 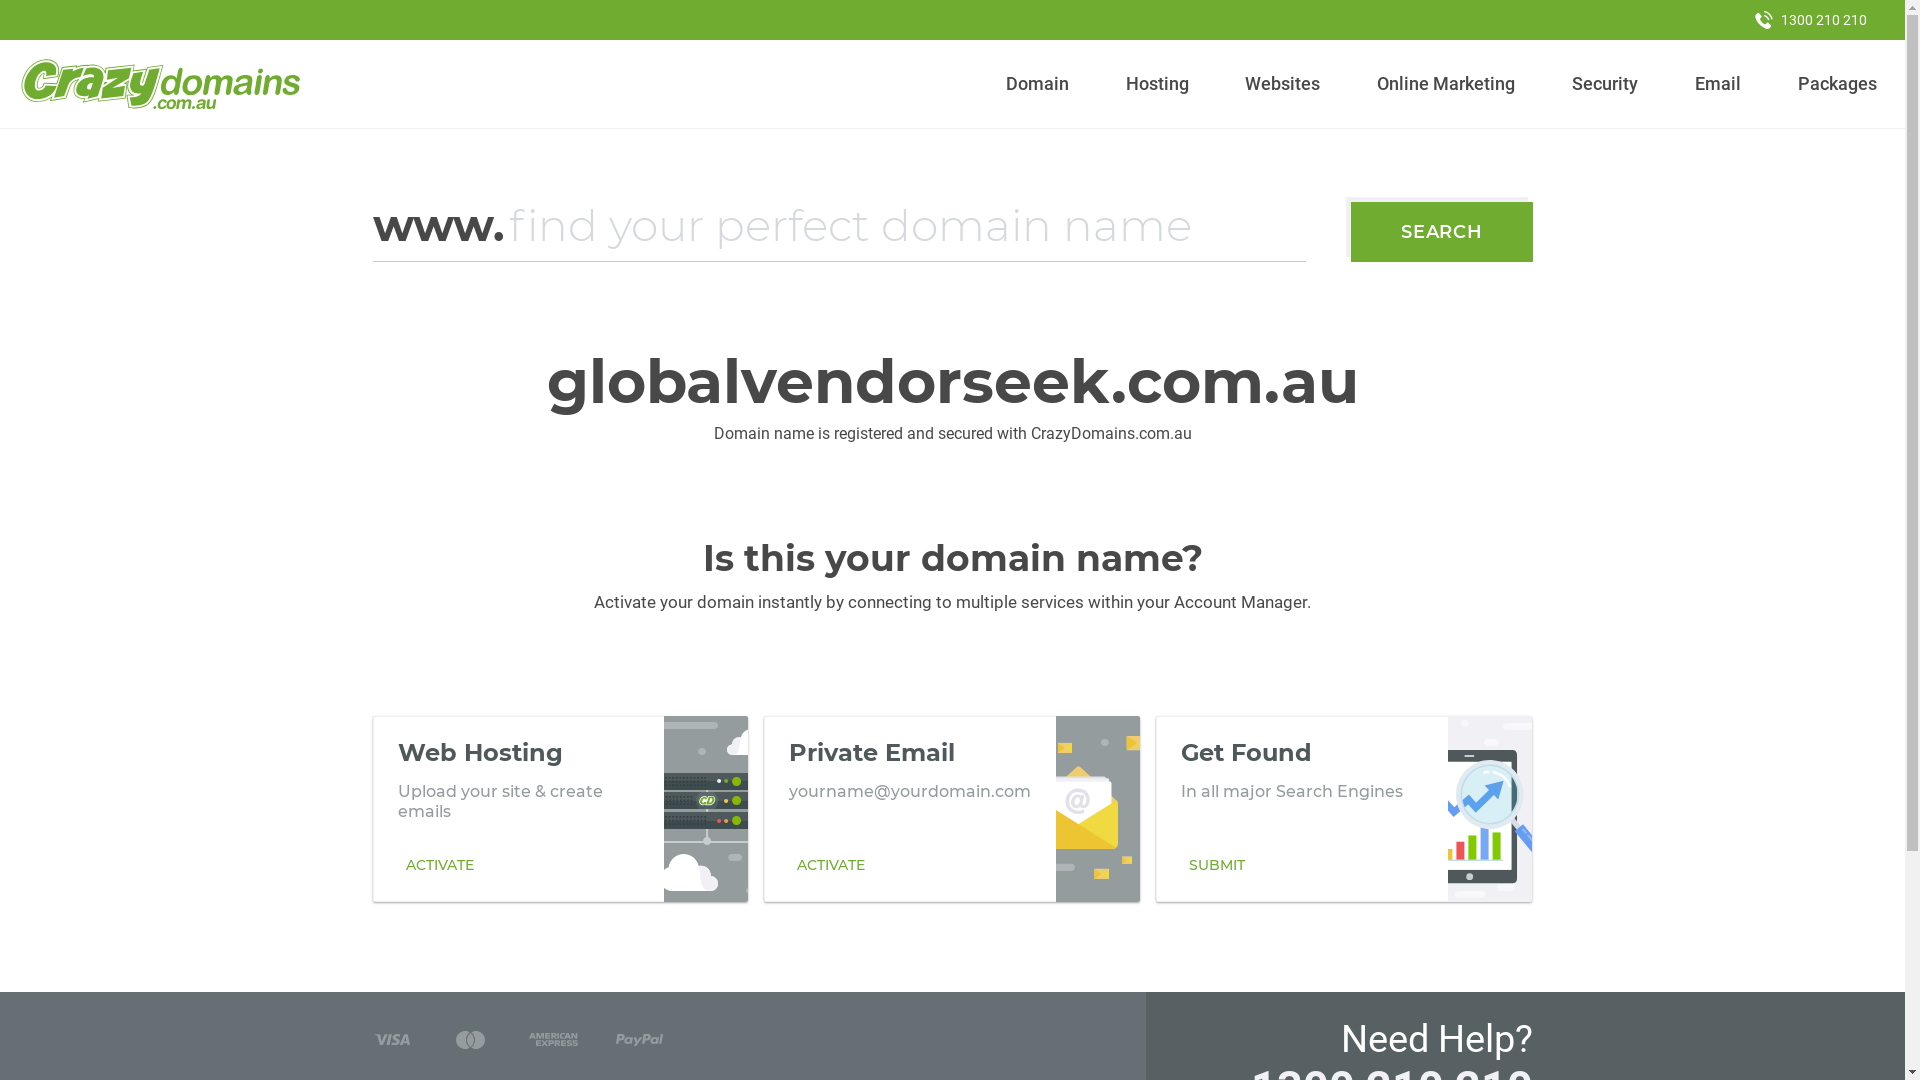 What do you see at coordinates (1367, 83) in the screenshot?
I see `'Online Marketing'` at bounding box center [1367, 83].